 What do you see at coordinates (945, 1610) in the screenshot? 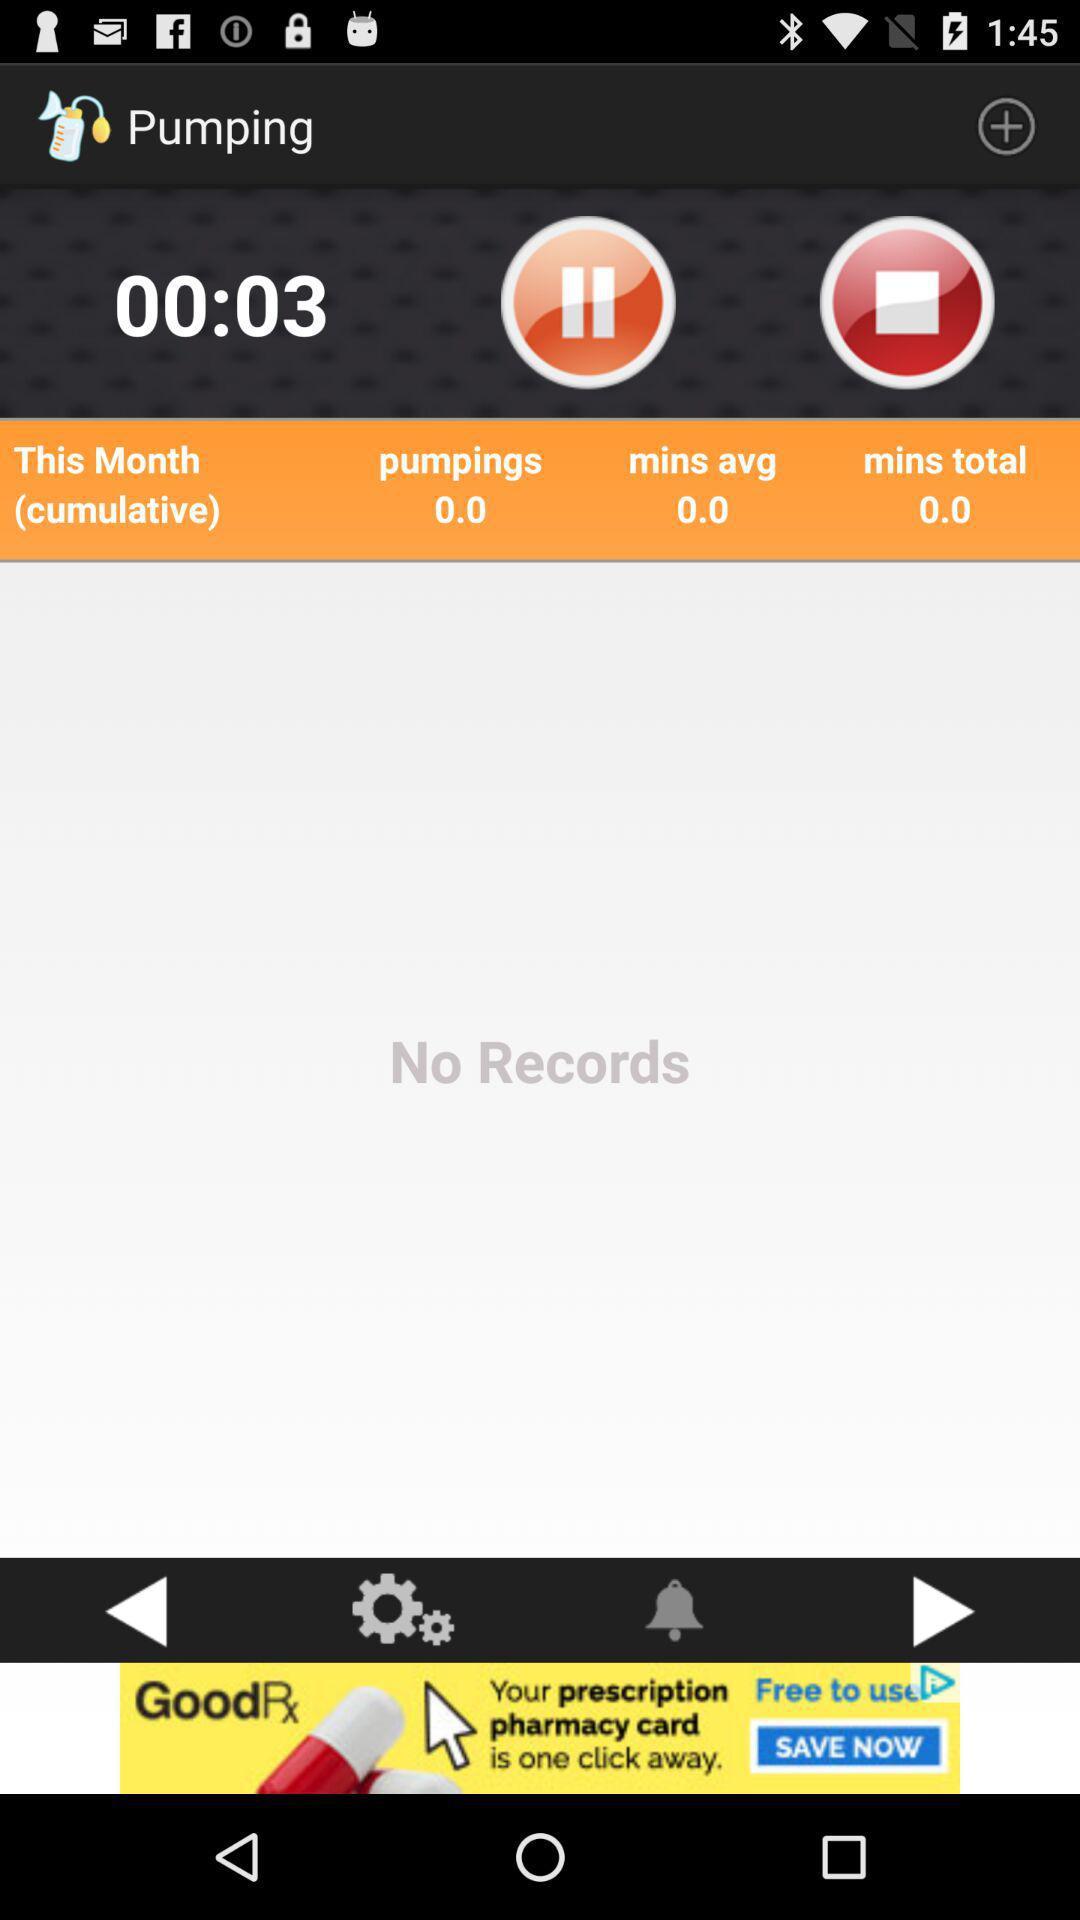
I see `next button` at bounding box center [945, 1610].